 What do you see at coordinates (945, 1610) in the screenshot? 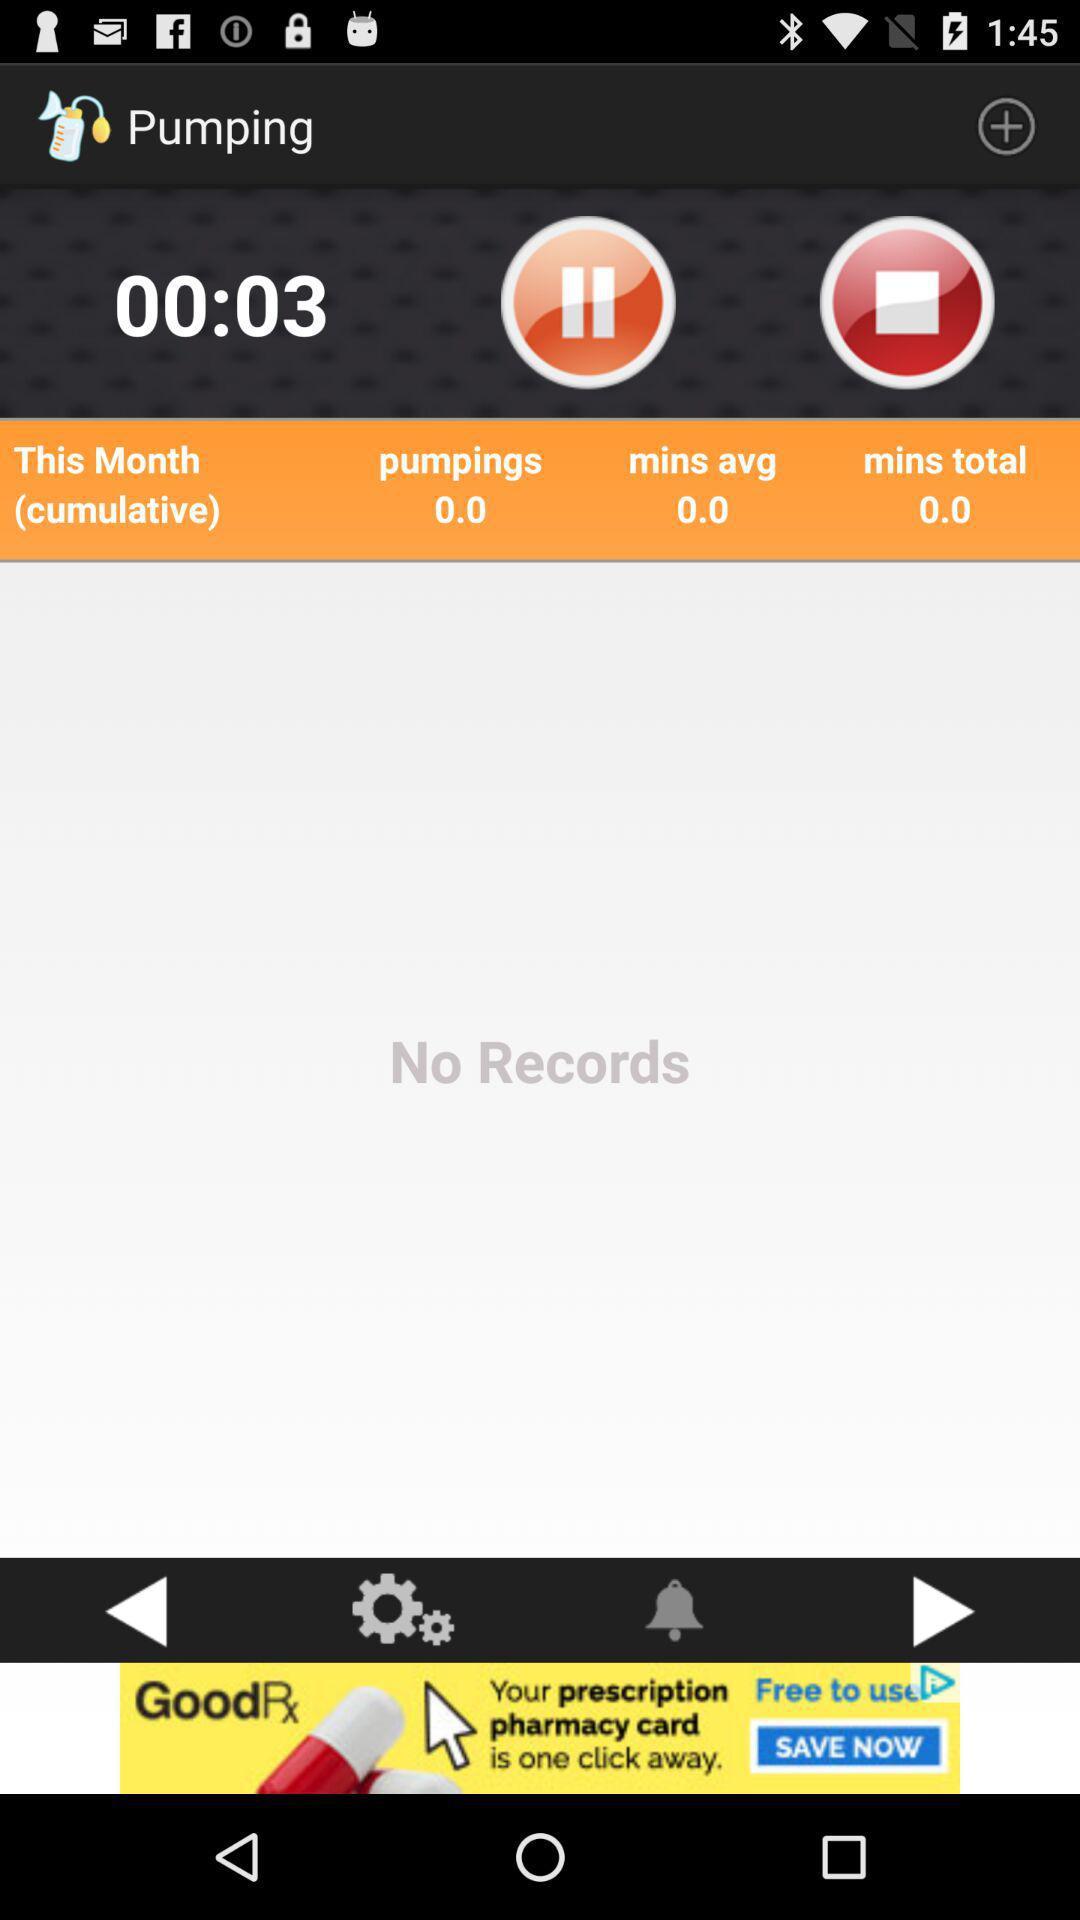
I see `next button` at bounding box center [945, 1610].